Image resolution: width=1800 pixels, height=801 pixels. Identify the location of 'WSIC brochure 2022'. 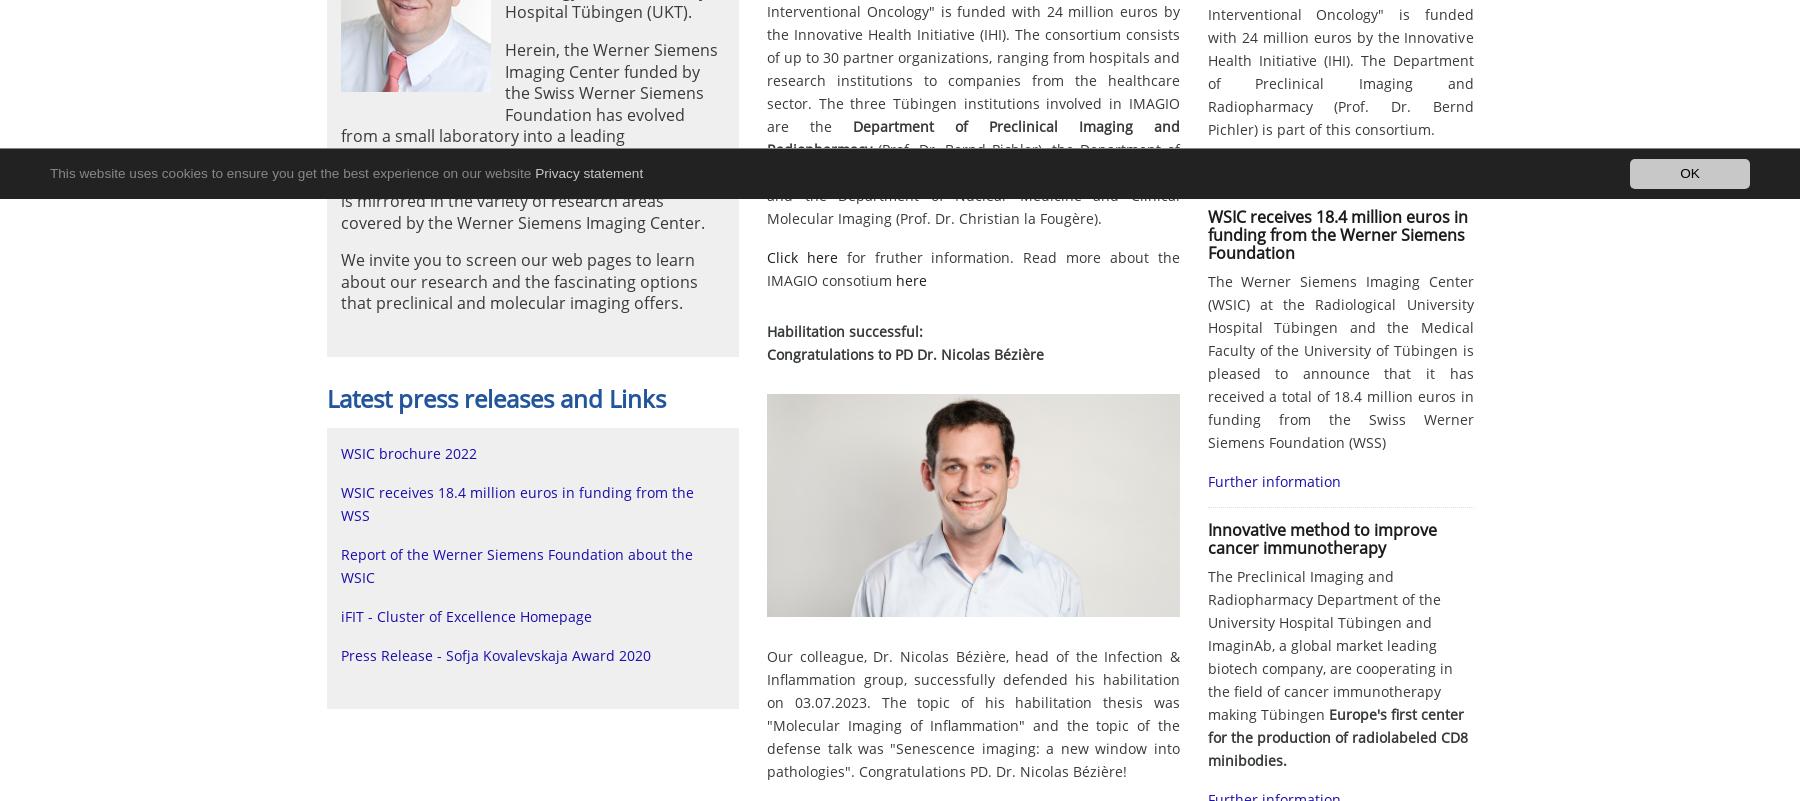
(408, 452).